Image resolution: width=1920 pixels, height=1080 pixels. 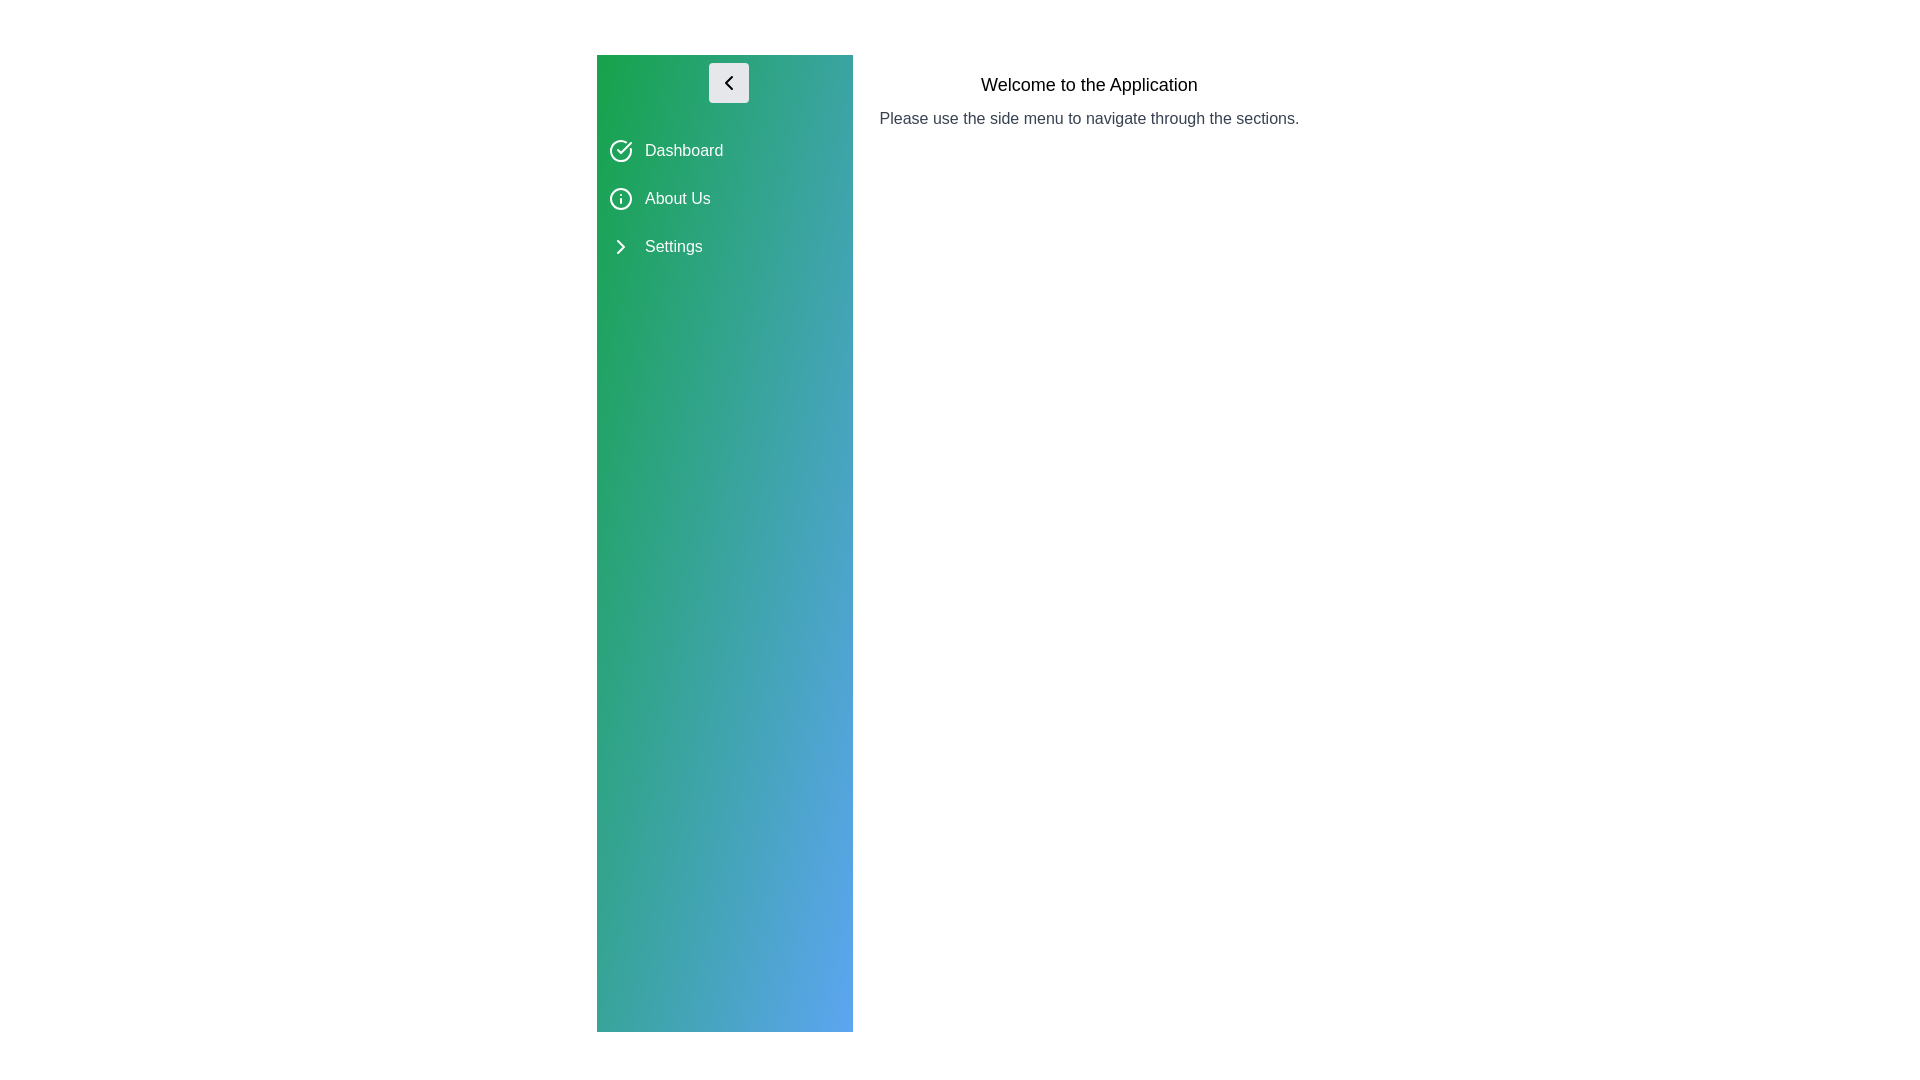 What do you see at coordinates (723, 199) in the screenshot?
I see `the menu item About Us to select it` at bounding box center [723, 199].